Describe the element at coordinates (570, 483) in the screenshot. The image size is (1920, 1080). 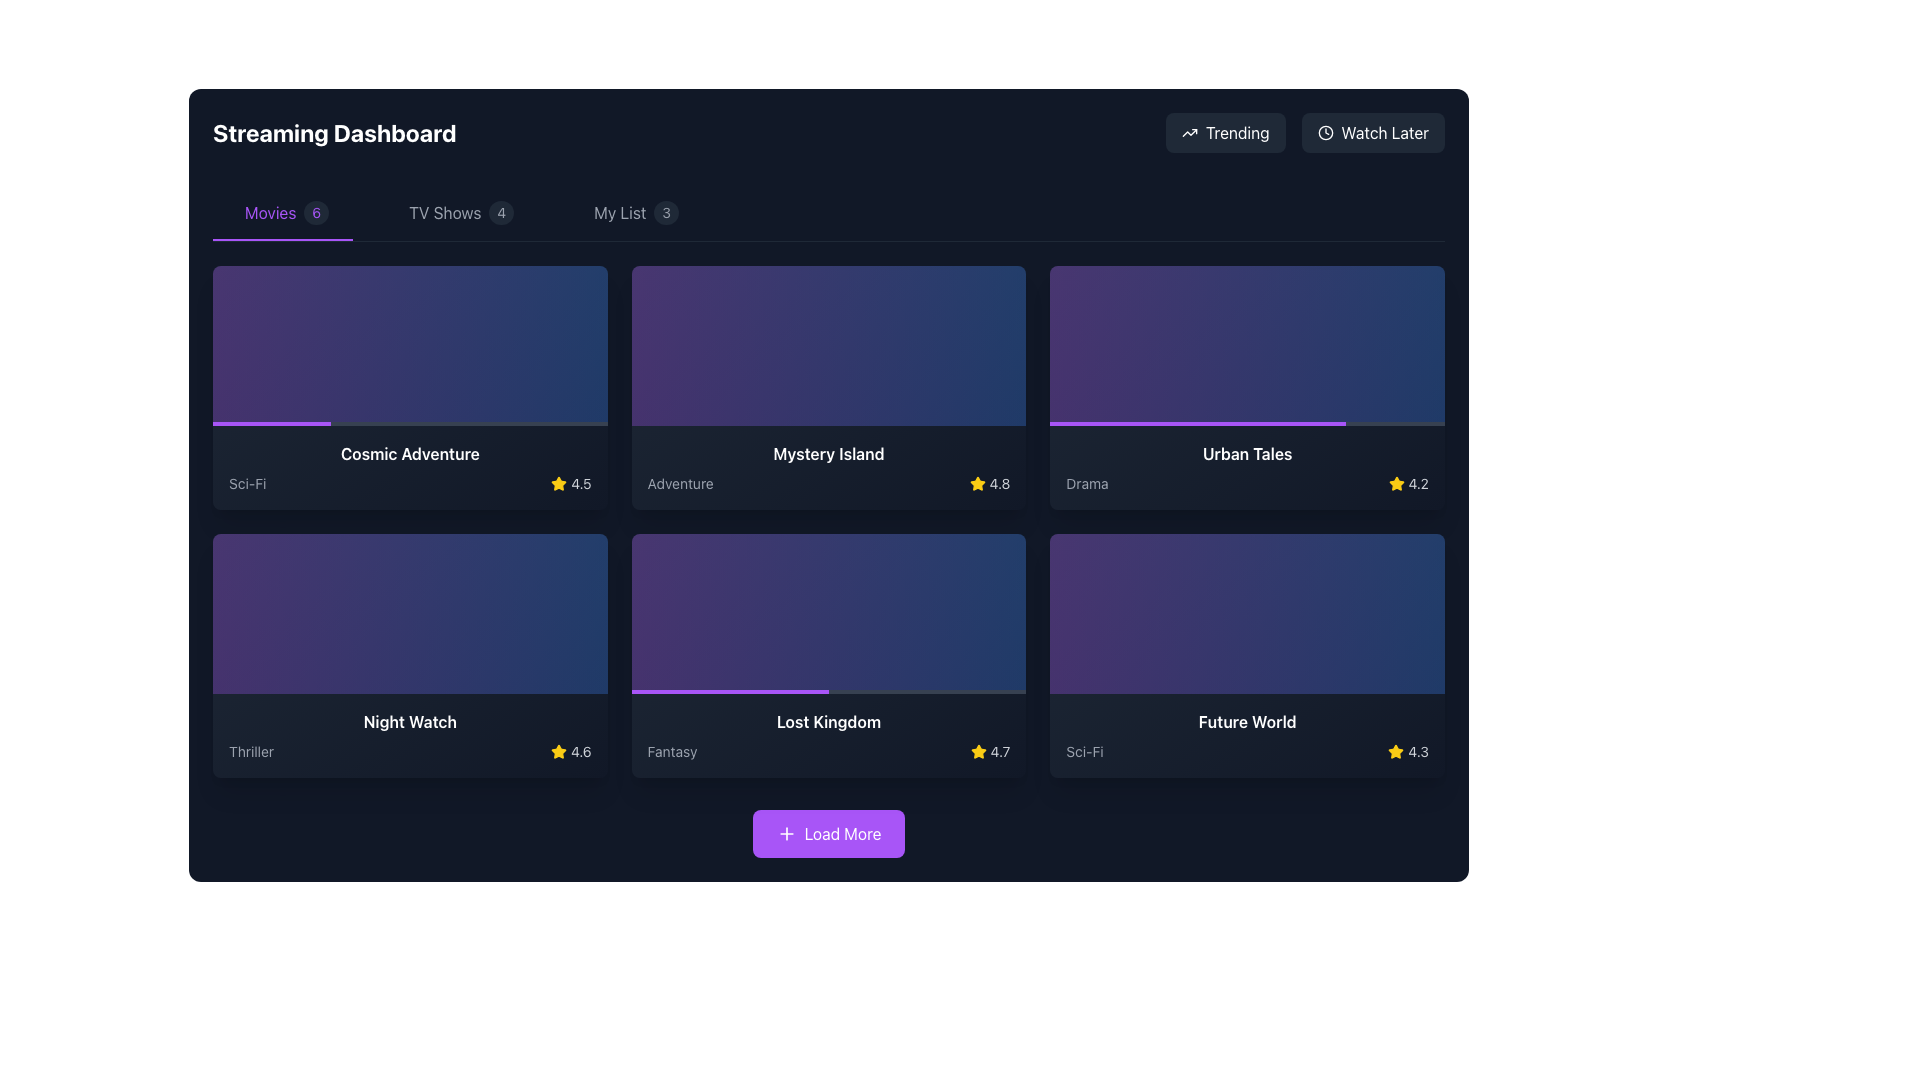
I see `the yellow star icon displaying the rating '4.5' in the top right corner of the 'Cosmic Adventure' card in the 'Movies' section` at that location.